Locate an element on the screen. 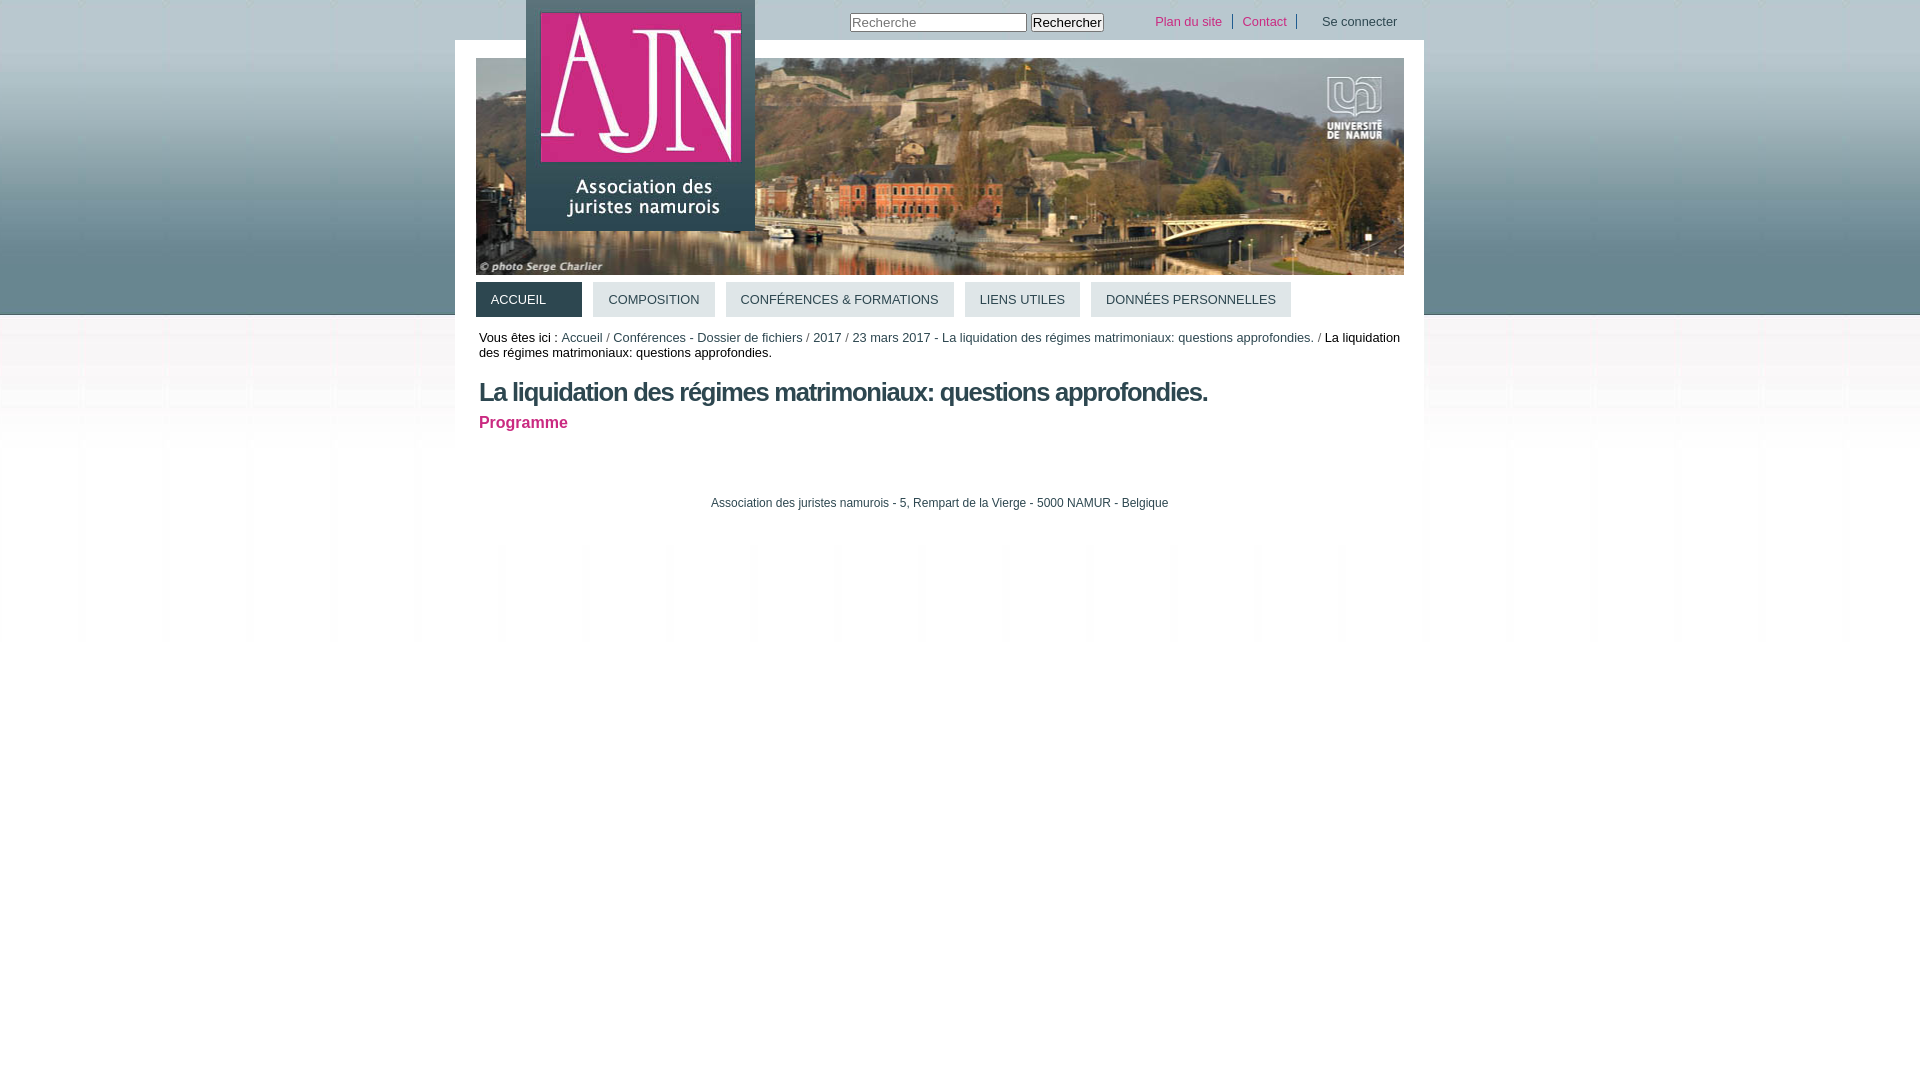 The height and width of the screenshot is (1080, 1920). 'Recherche' is located at coordinates (937, 22).